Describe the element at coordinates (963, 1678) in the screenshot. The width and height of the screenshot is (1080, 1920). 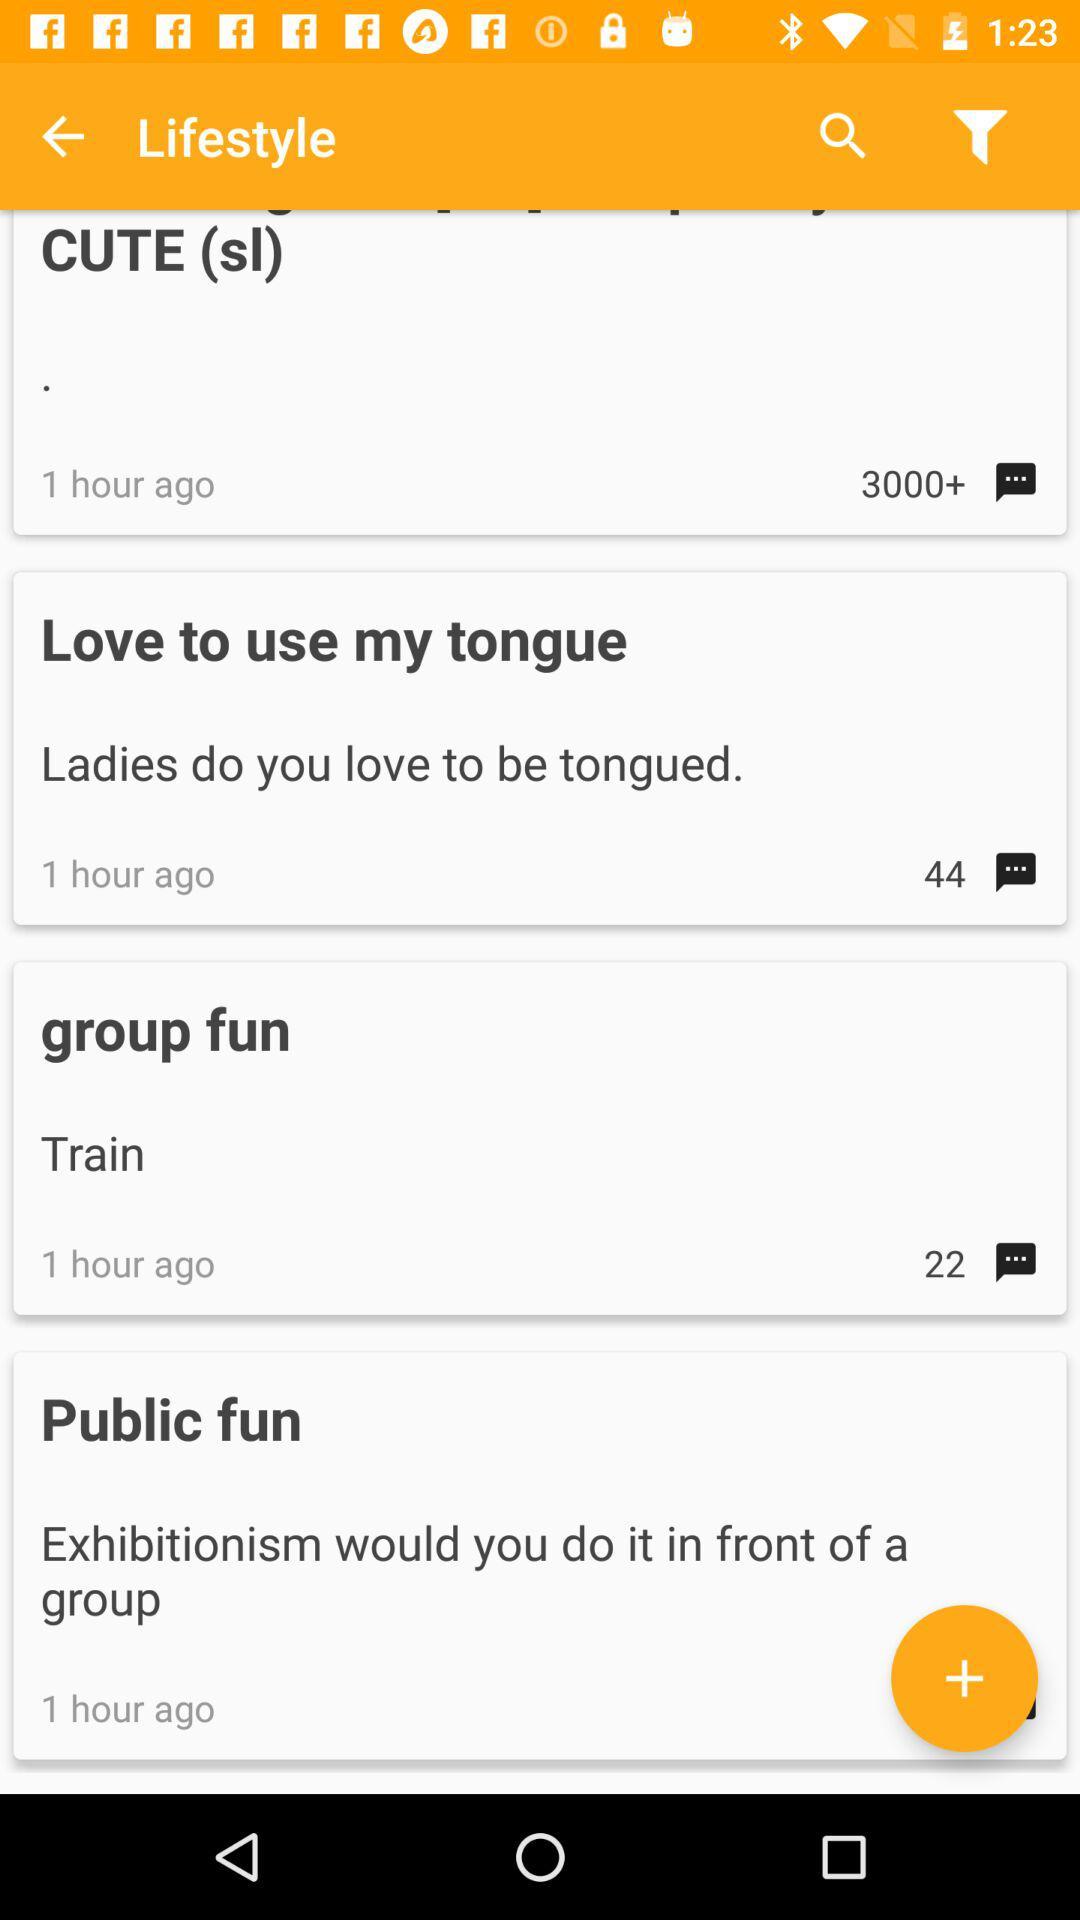
I see `bottom of the right corner text icon` at that location.